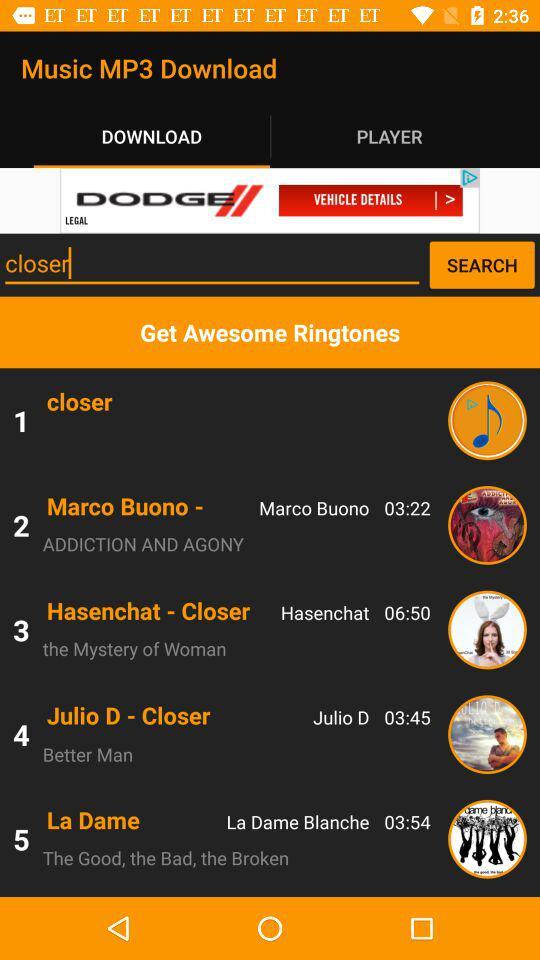 The image size is (540, 960). What do you see at coordinates (270, 200) in the screenshot?
I see `click advertisement` at bounding box center [270, 200].